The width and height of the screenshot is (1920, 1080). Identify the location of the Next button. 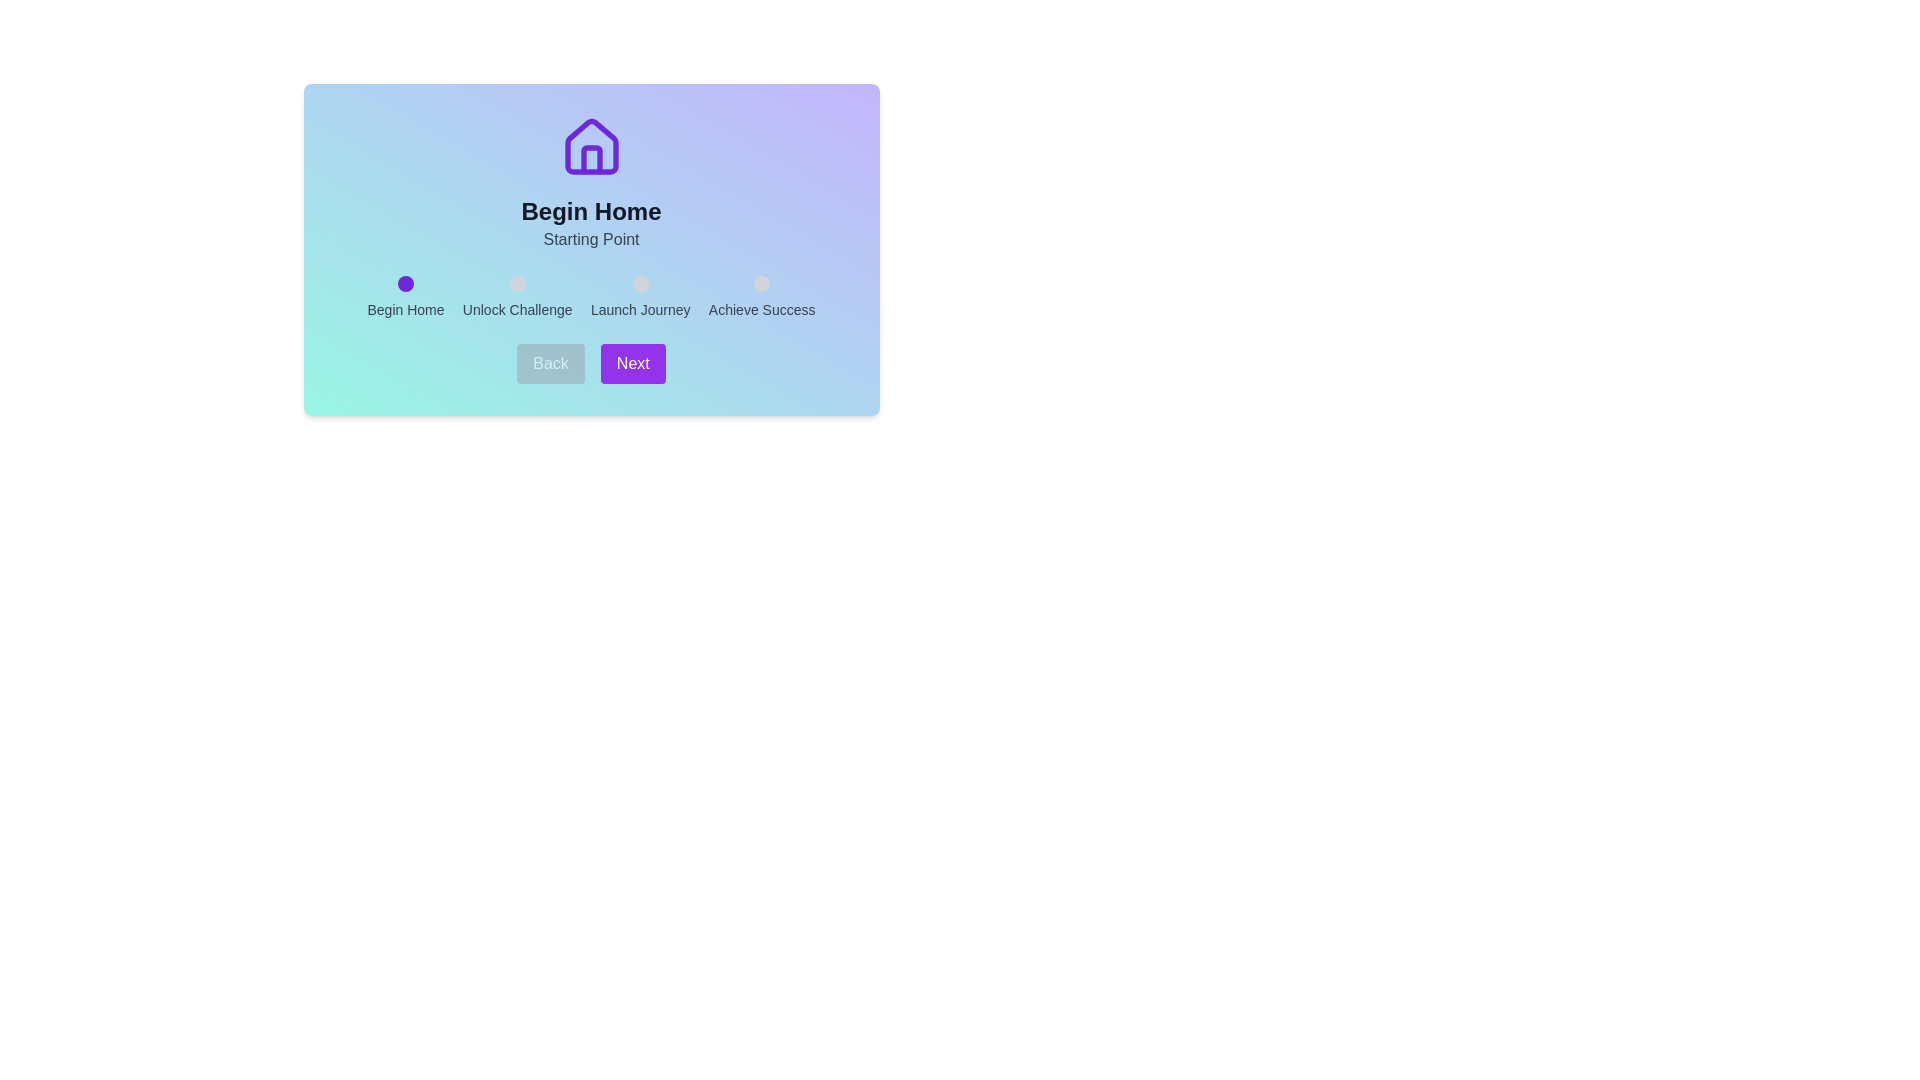
(632, 363).